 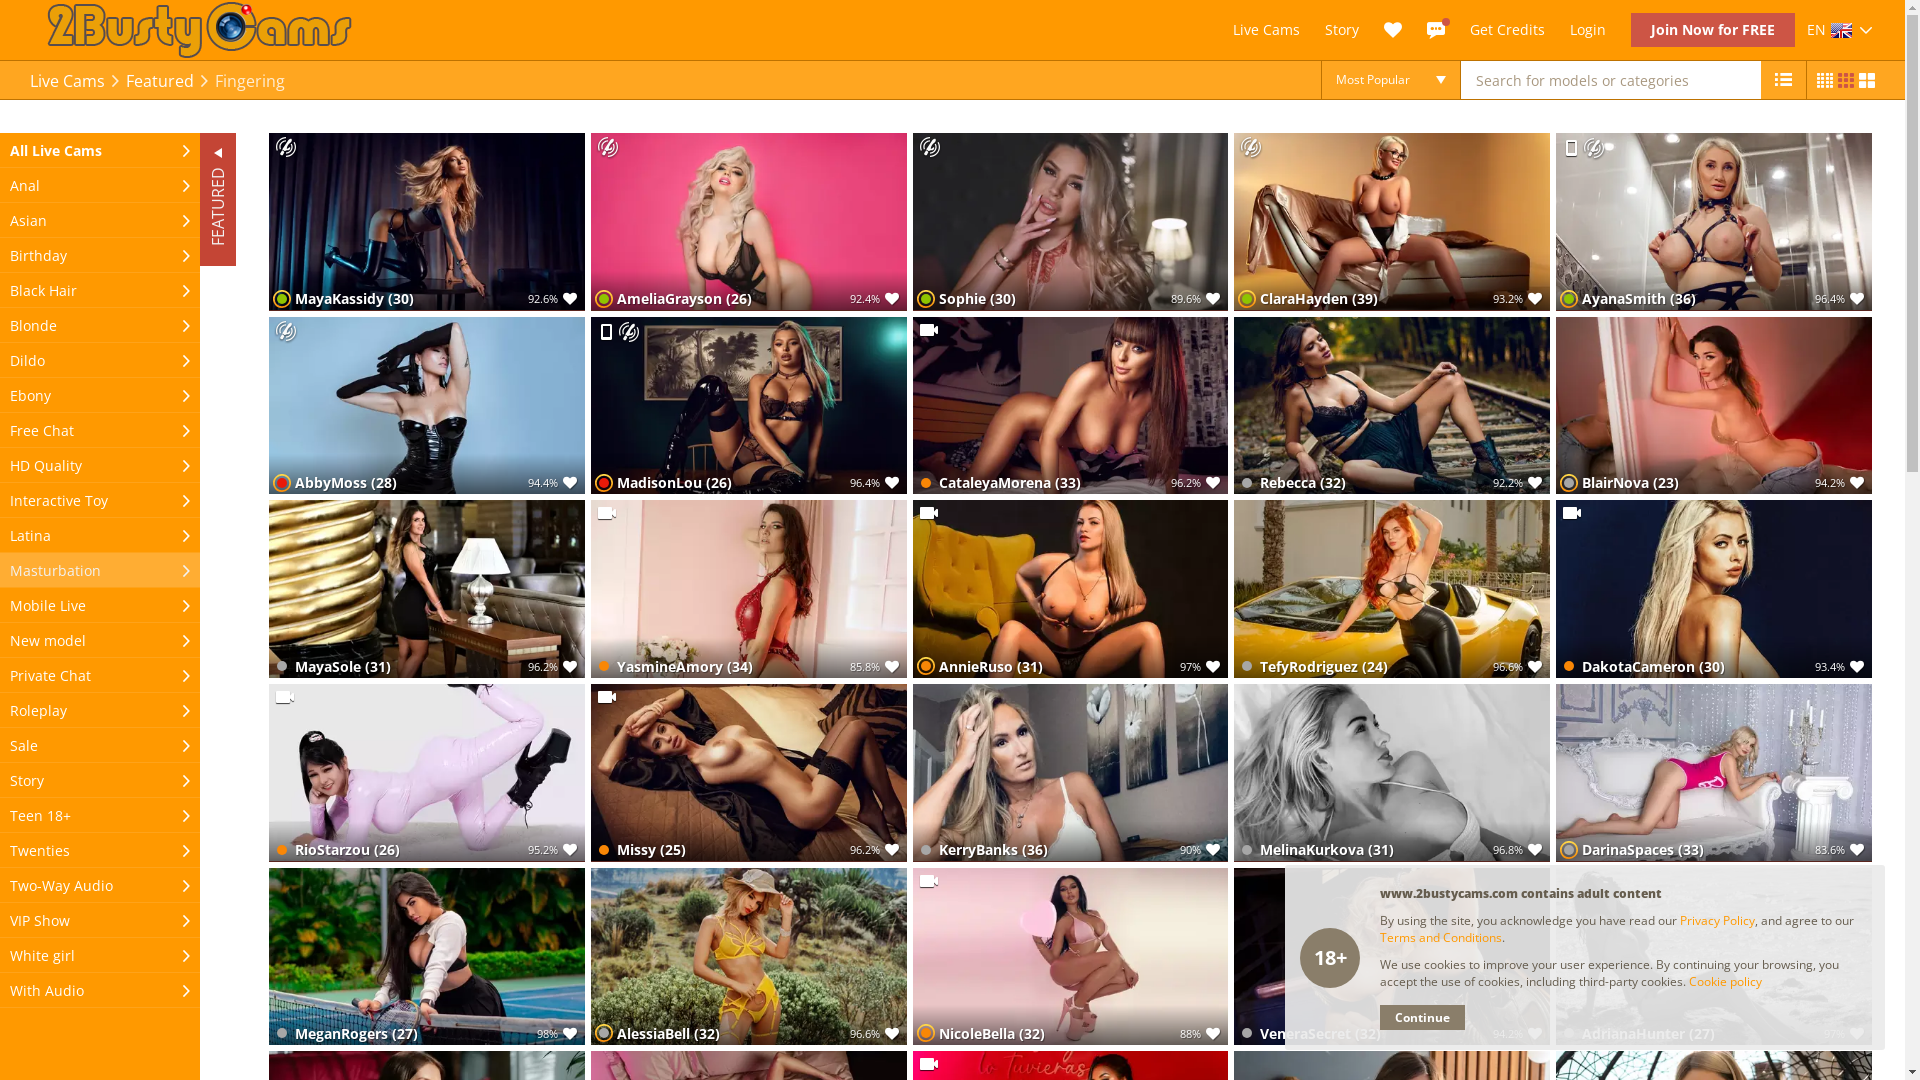 What do you see at coordinates (747, 222) in the screenshot?
I see `'AmeliaGrayson (26)` at bounding box center [747, 222].